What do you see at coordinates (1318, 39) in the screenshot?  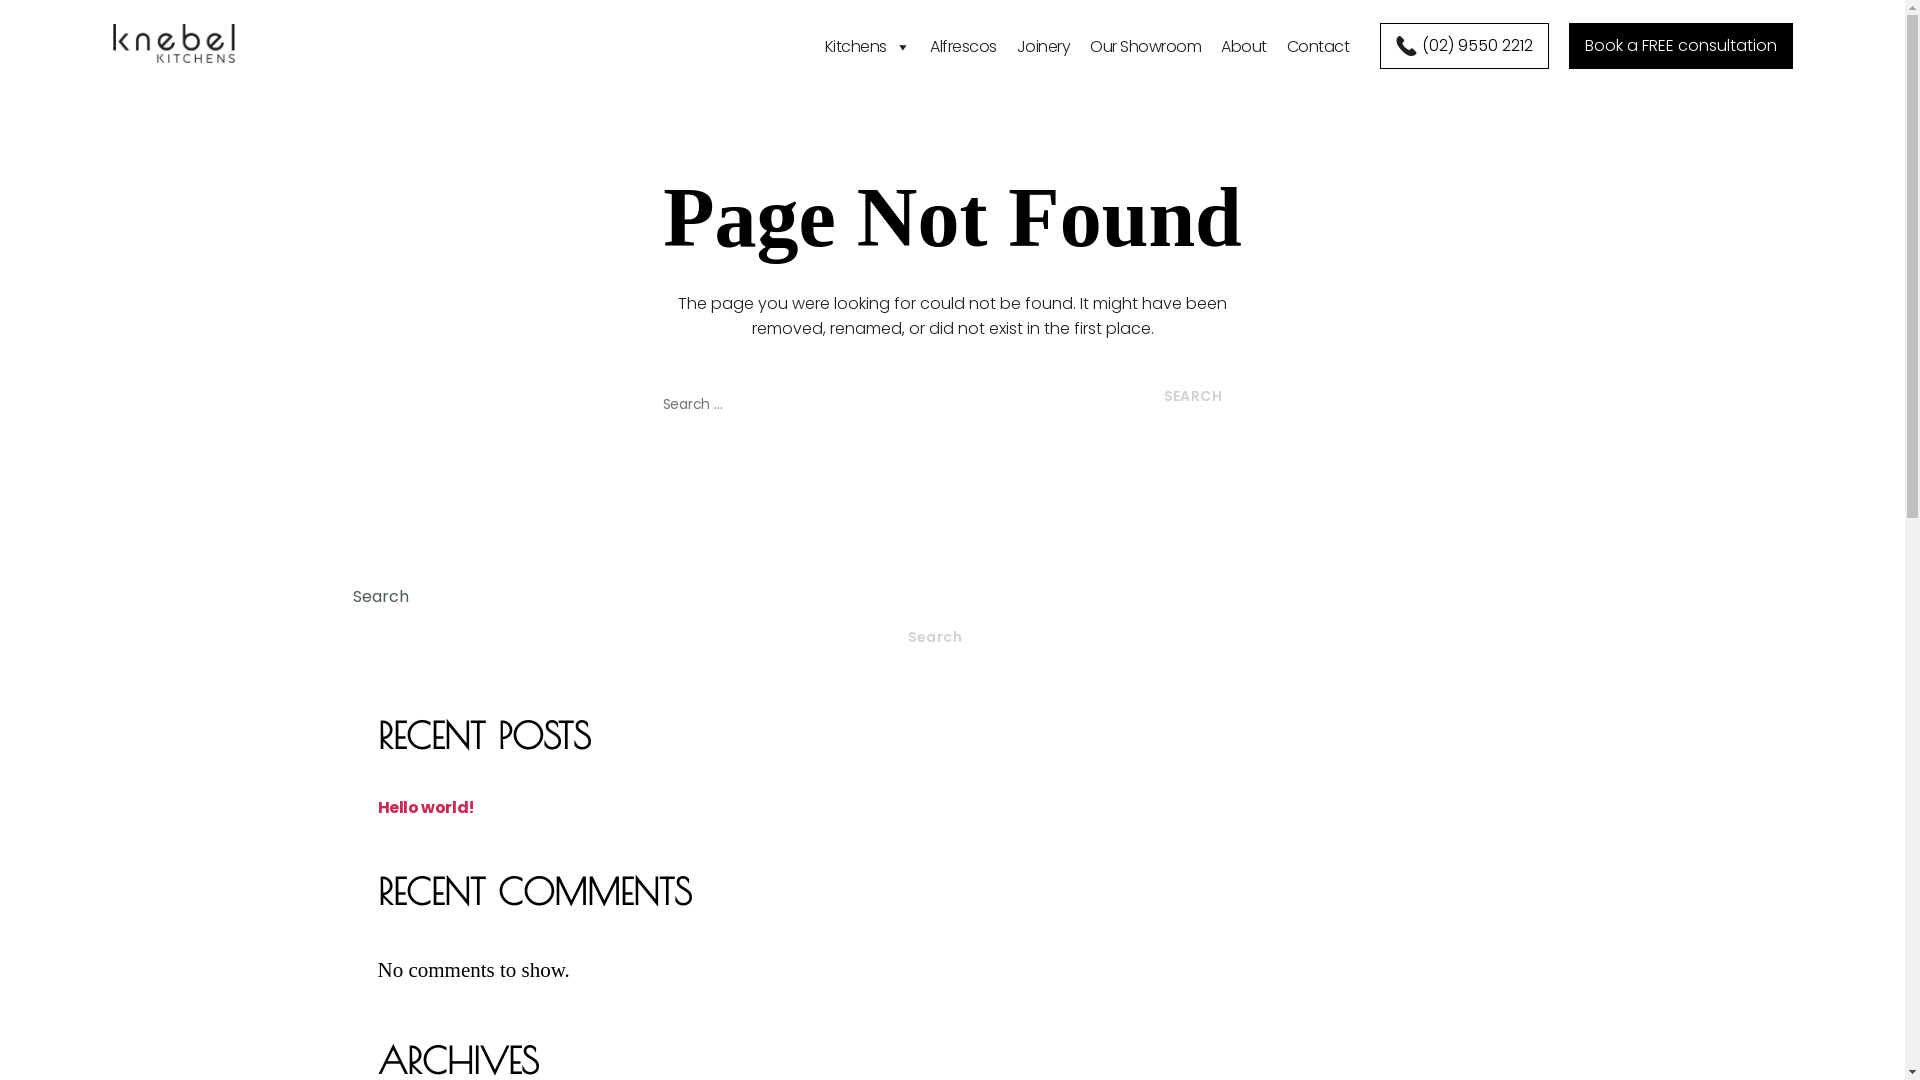 I see `'Contact'` at bounding box center [1318, 39].